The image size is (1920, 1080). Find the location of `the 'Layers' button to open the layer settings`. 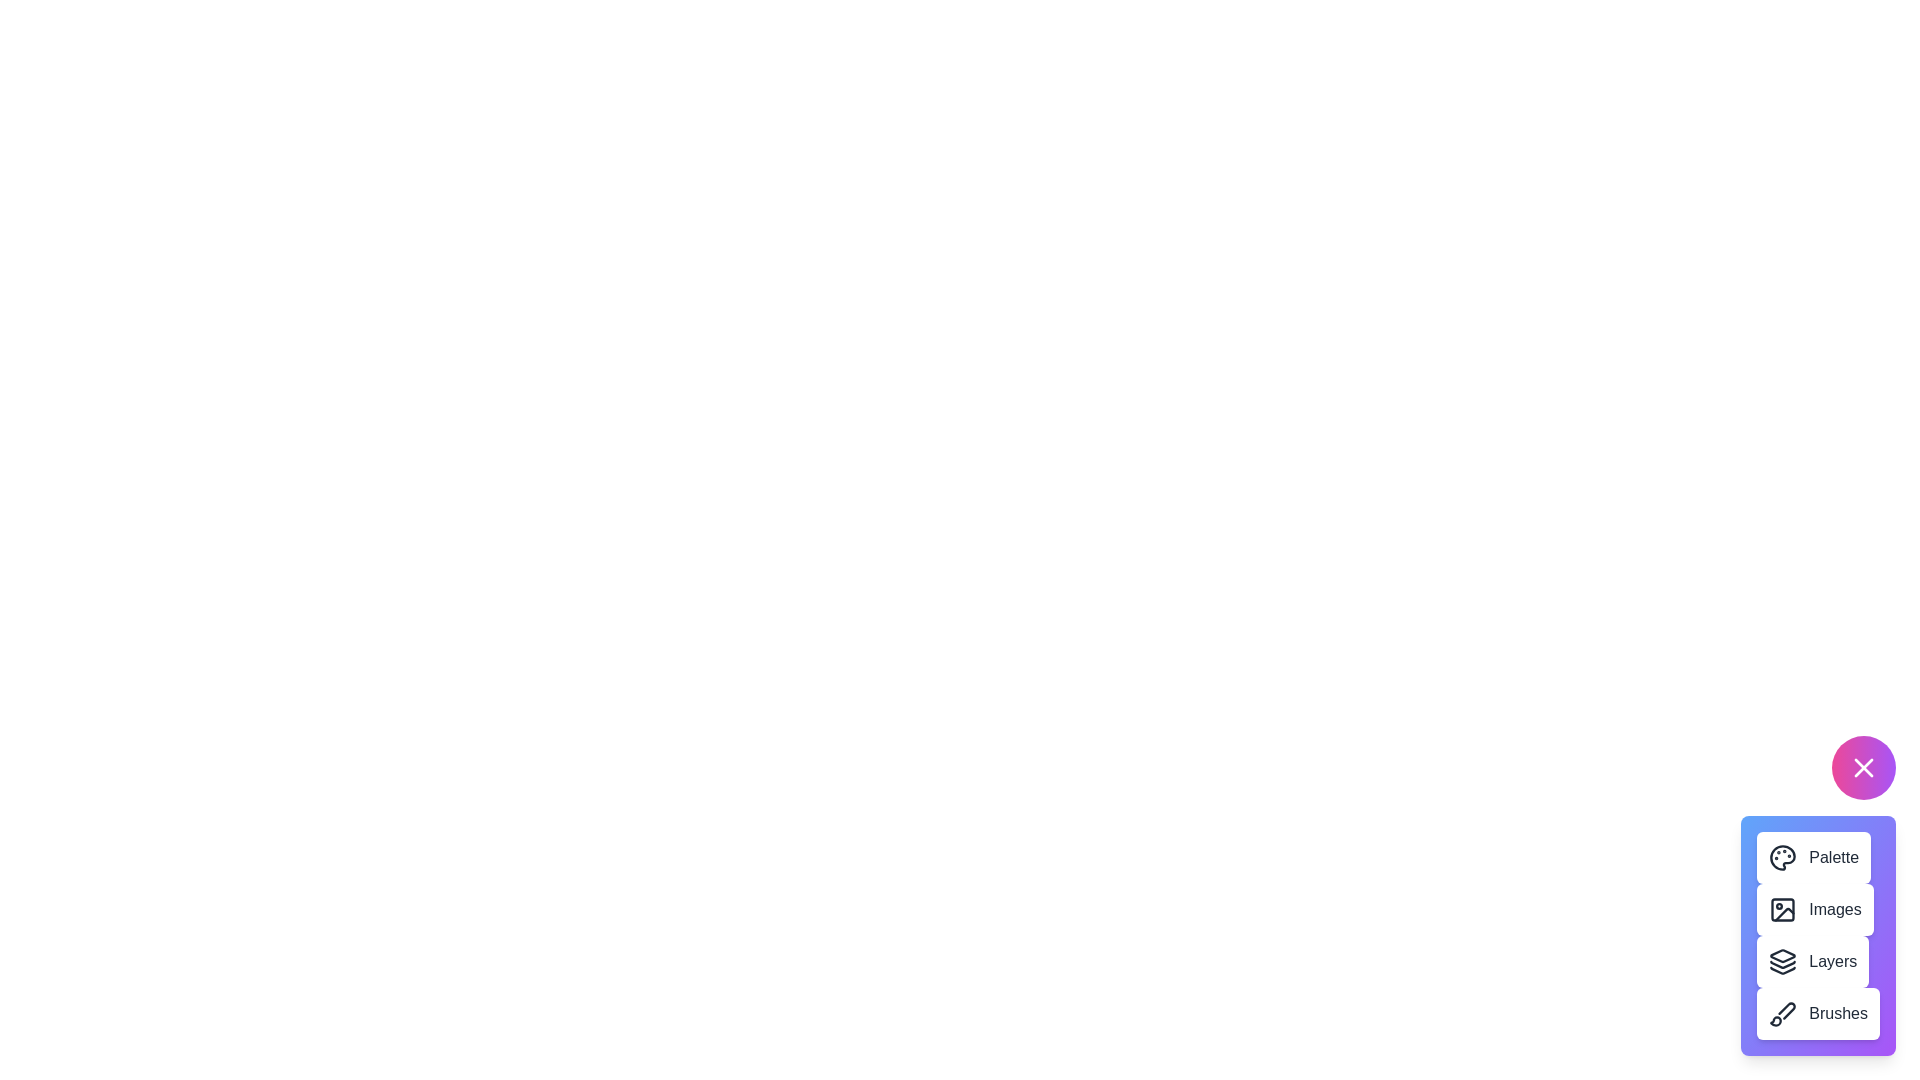

the 'Layers' button to open the layer settings is located at coordinates (1813, 960).